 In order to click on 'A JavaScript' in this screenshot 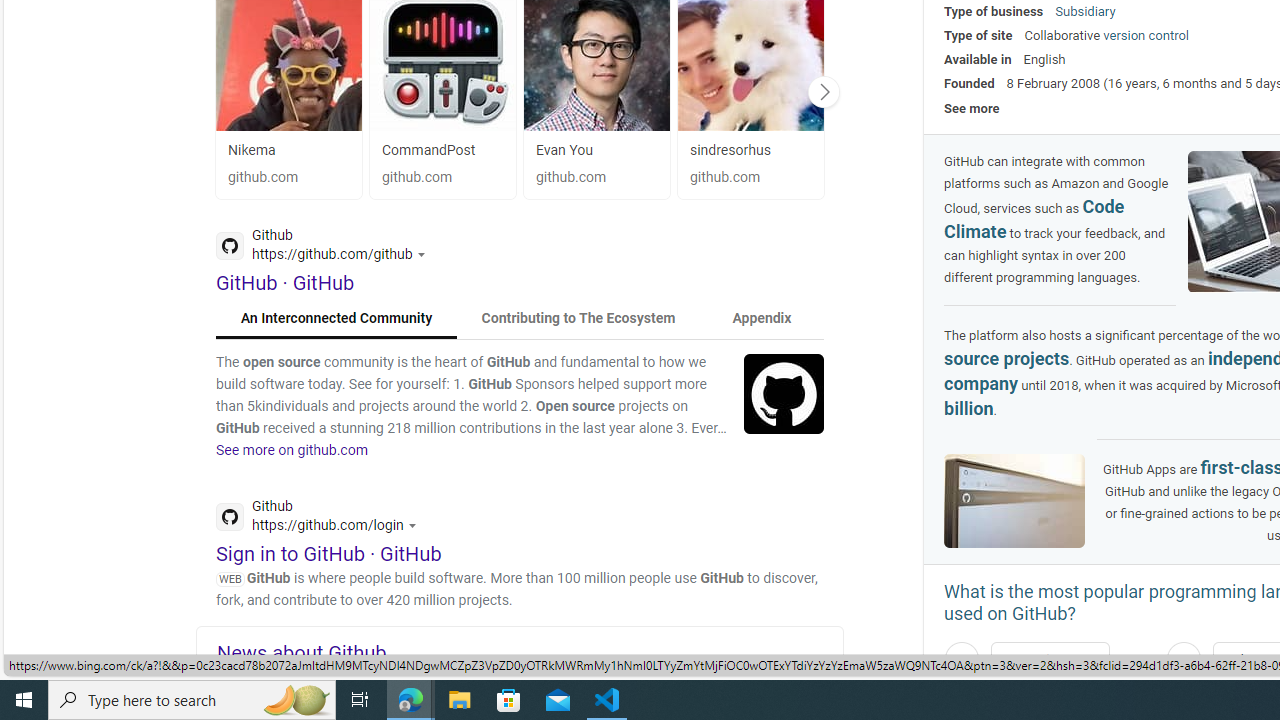, I will do `click(1048, 659)`.